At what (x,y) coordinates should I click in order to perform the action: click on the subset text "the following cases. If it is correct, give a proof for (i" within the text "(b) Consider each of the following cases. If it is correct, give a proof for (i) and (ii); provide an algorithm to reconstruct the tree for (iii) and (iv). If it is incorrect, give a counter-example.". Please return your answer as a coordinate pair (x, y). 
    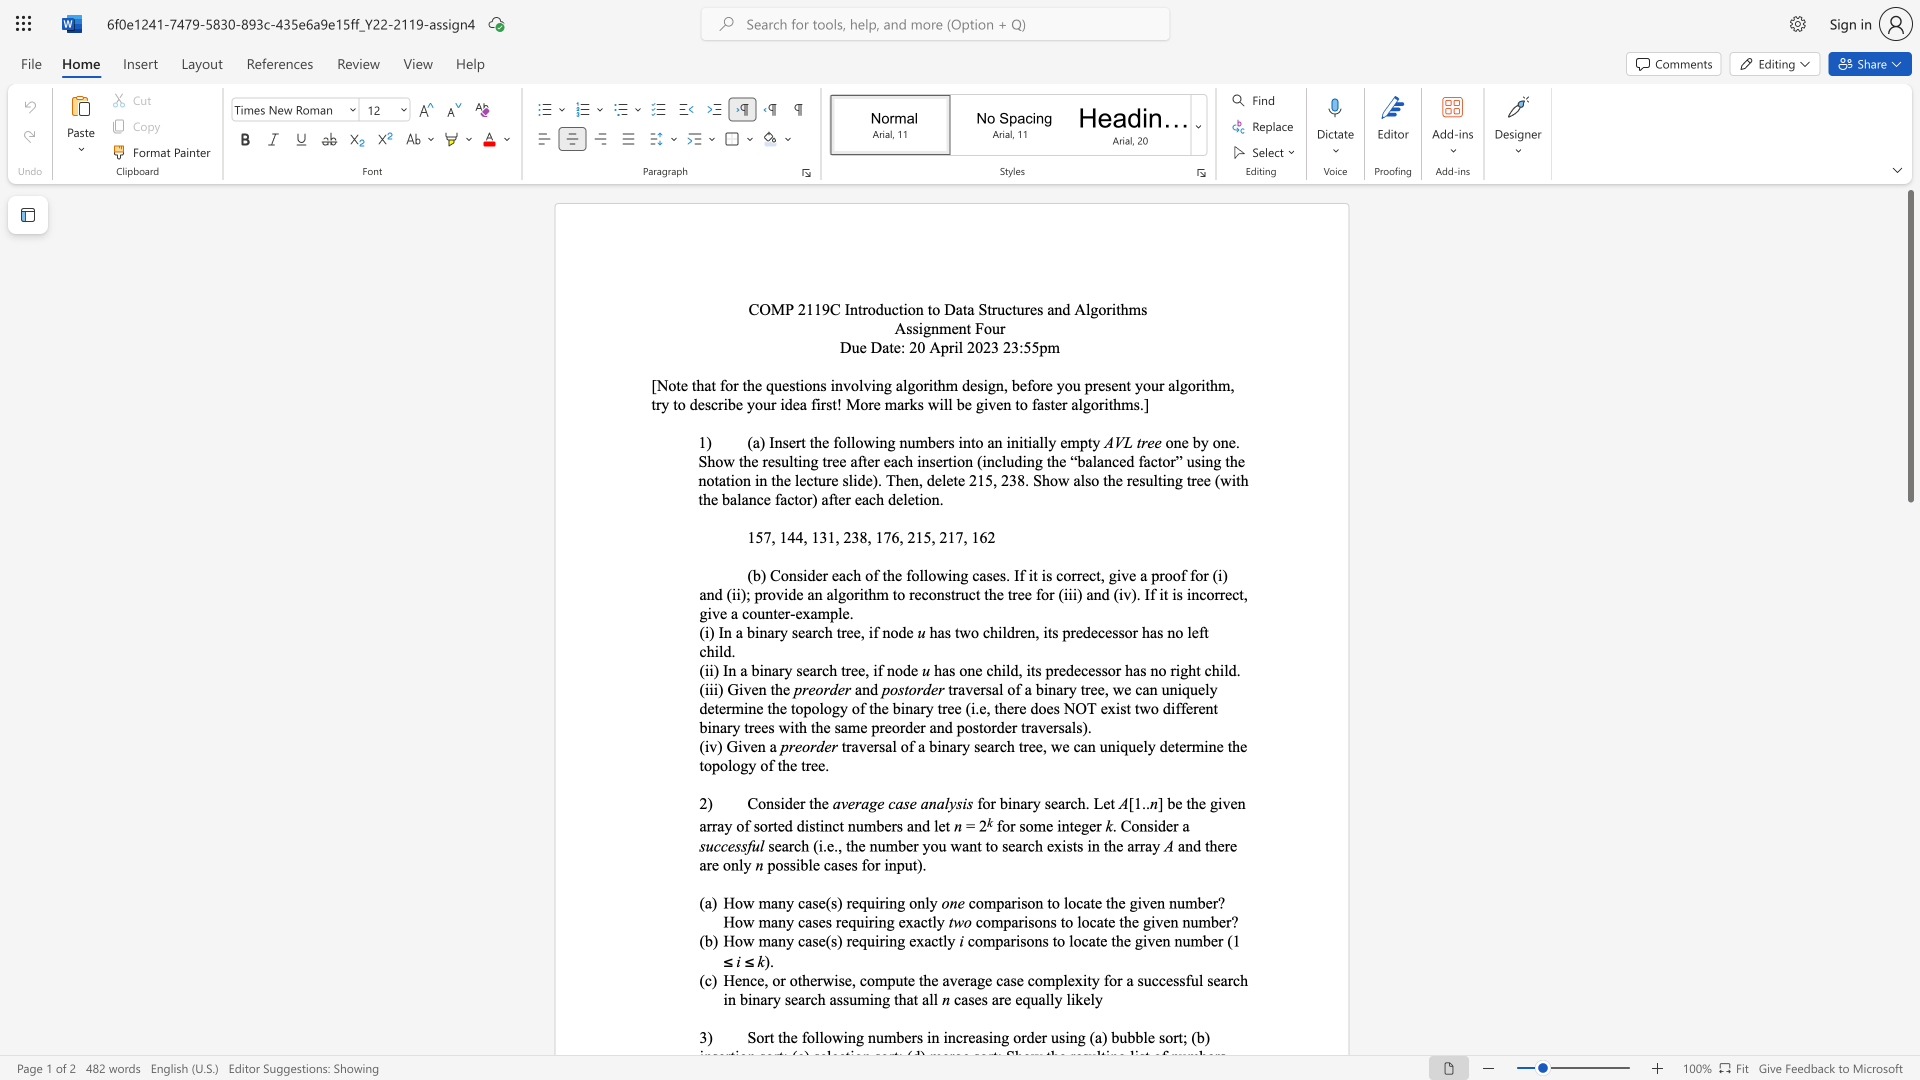
    Looking at the image, I should click on (881, 575).